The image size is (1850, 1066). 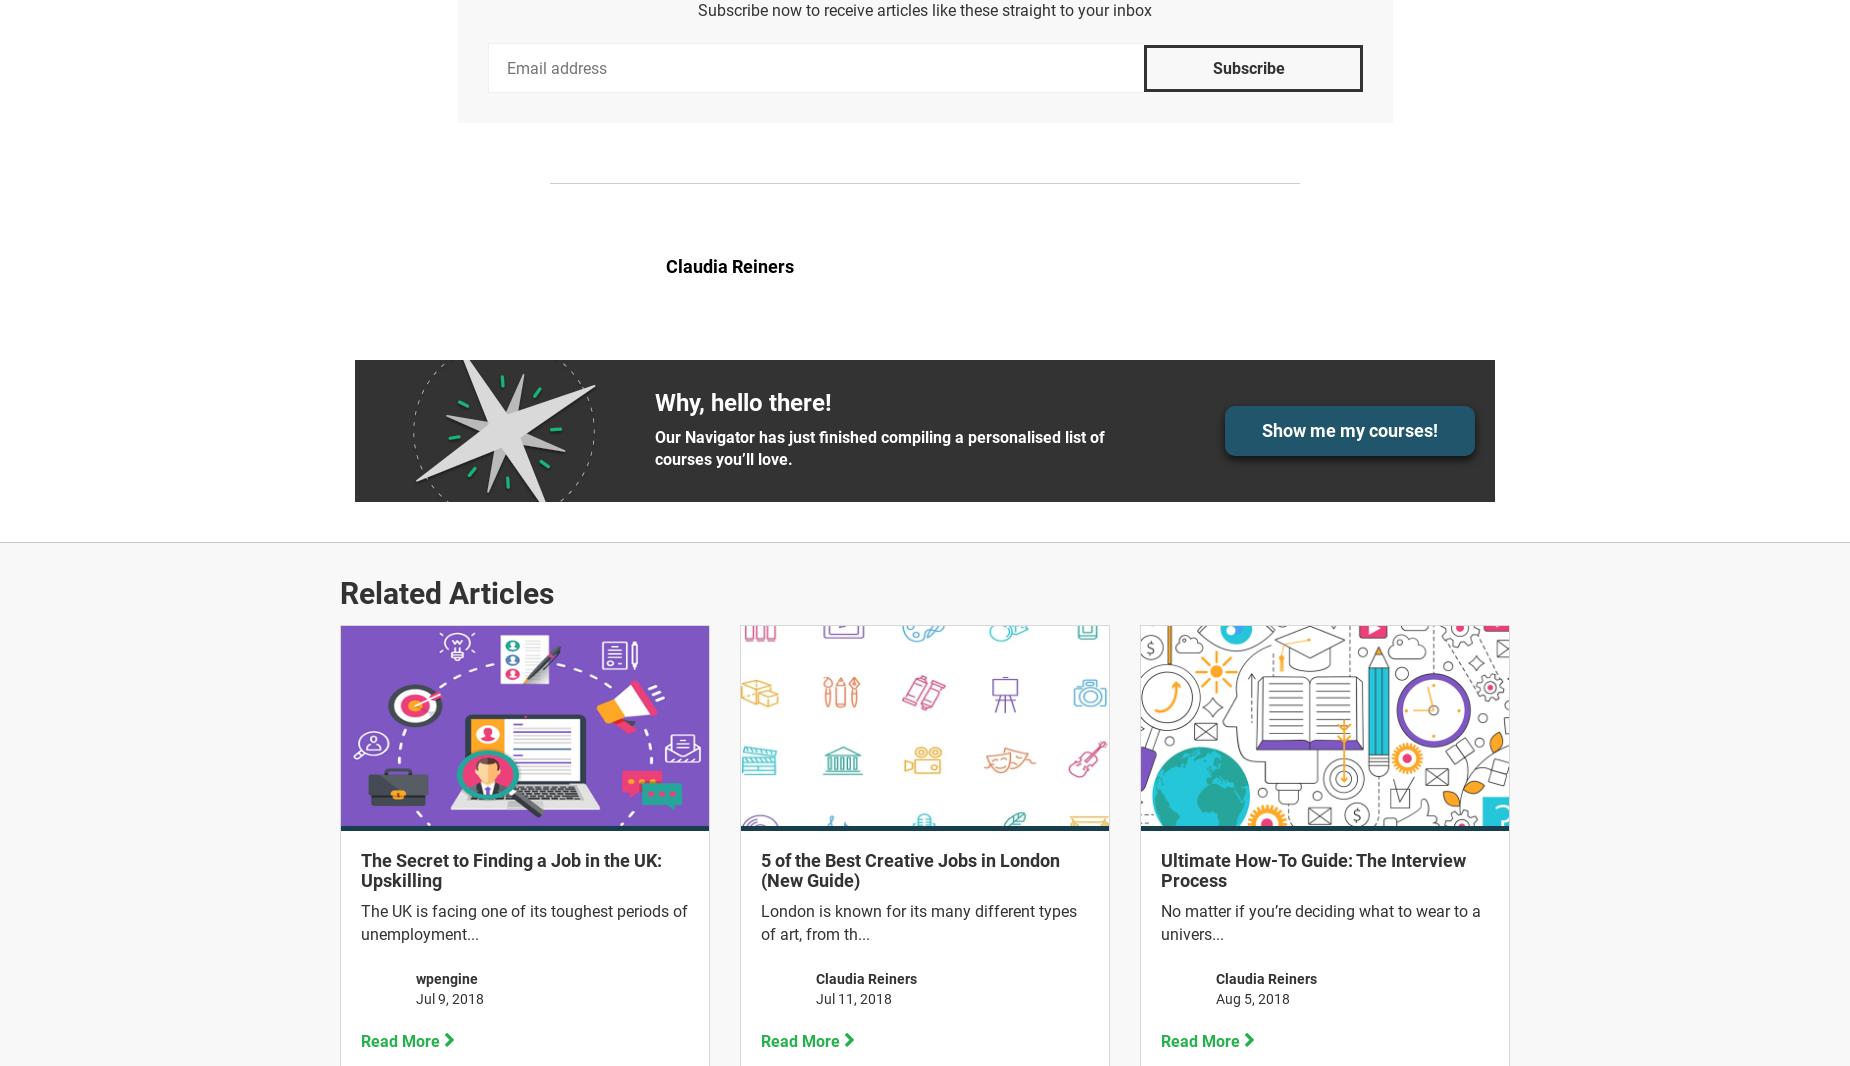 What do you see at coordinates (1318, 921) in the screenshot?
I see `'No matter if you’re deciding what to wear to a univers...'` at bounding box center [1318, 921].